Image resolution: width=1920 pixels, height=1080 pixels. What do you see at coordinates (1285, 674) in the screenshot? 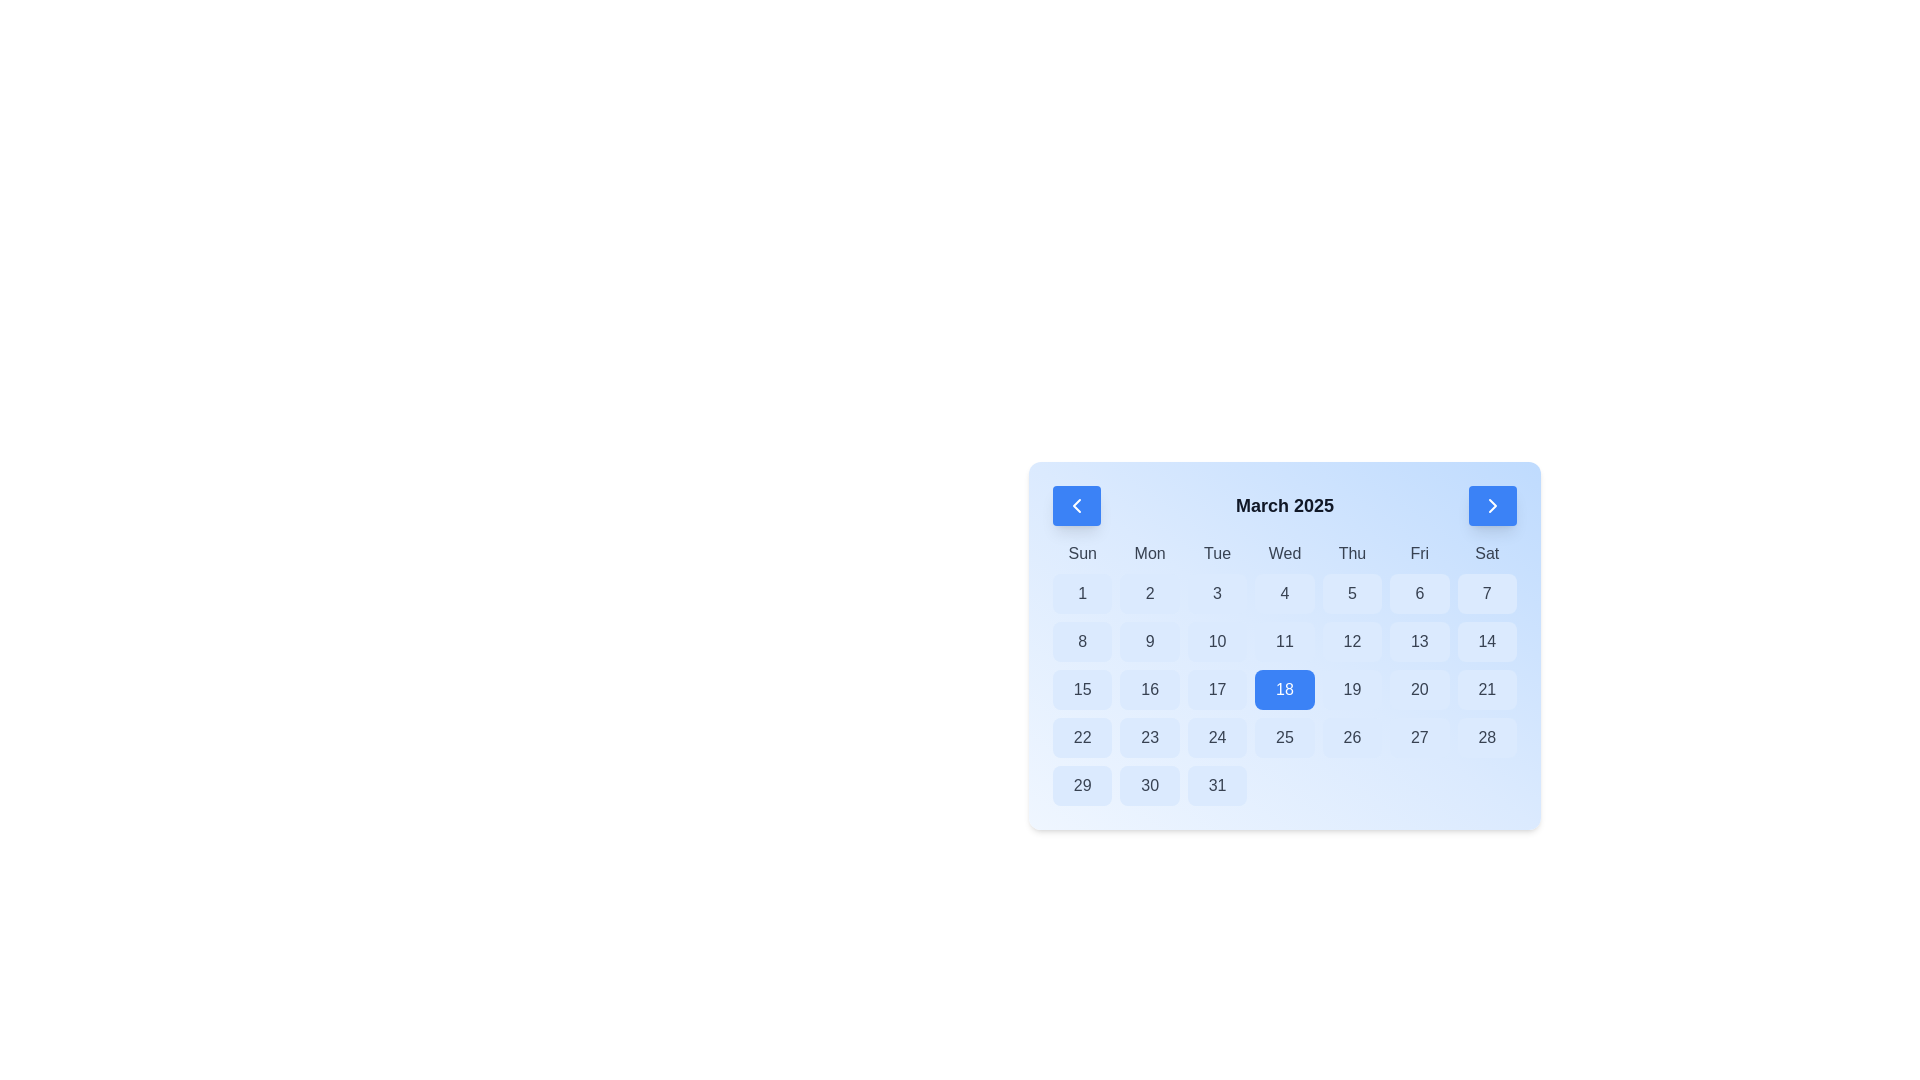
I see `the date cell displaying '18' in a vivid blue color within the March 2025 calendar grid` at bounding box center [1285, 674].